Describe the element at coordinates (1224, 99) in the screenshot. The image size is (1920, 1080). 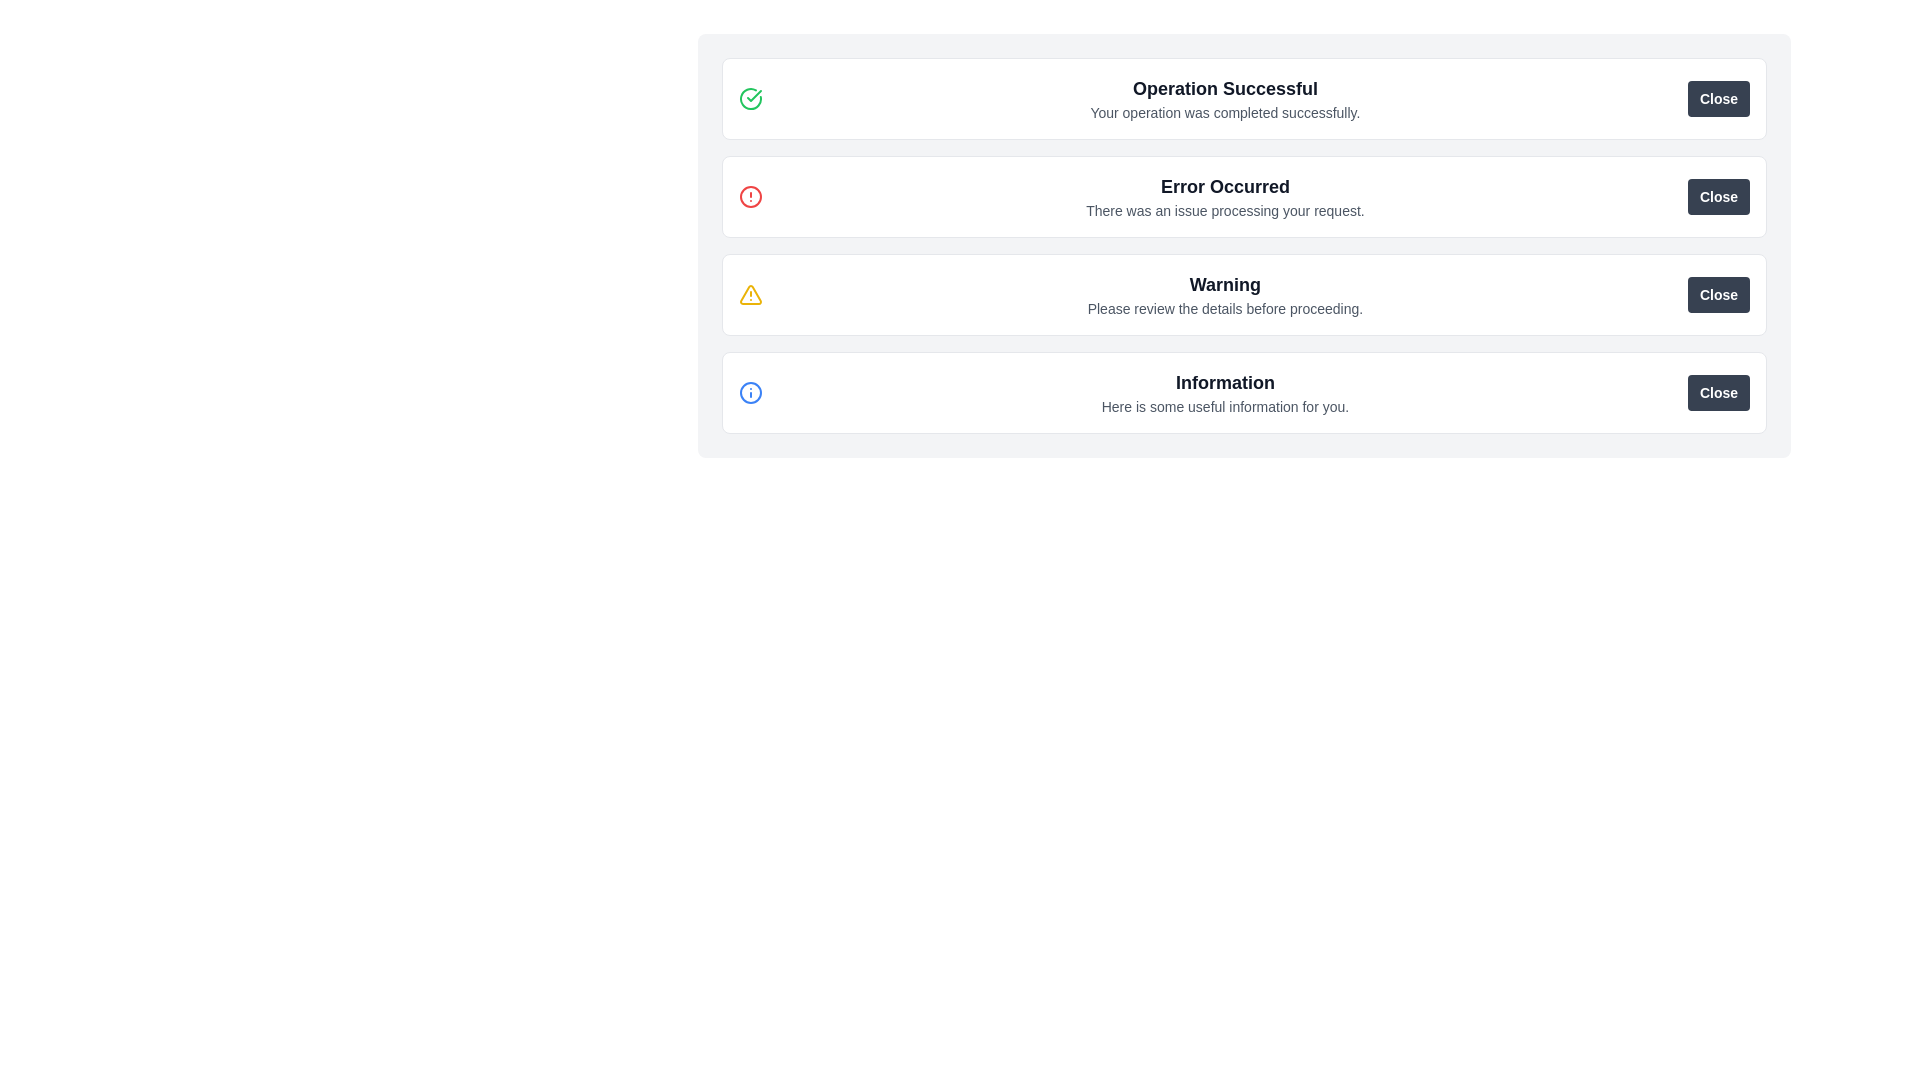
I see `the textual component in the first notification card that indicates the successful completion of an operation` at that location.